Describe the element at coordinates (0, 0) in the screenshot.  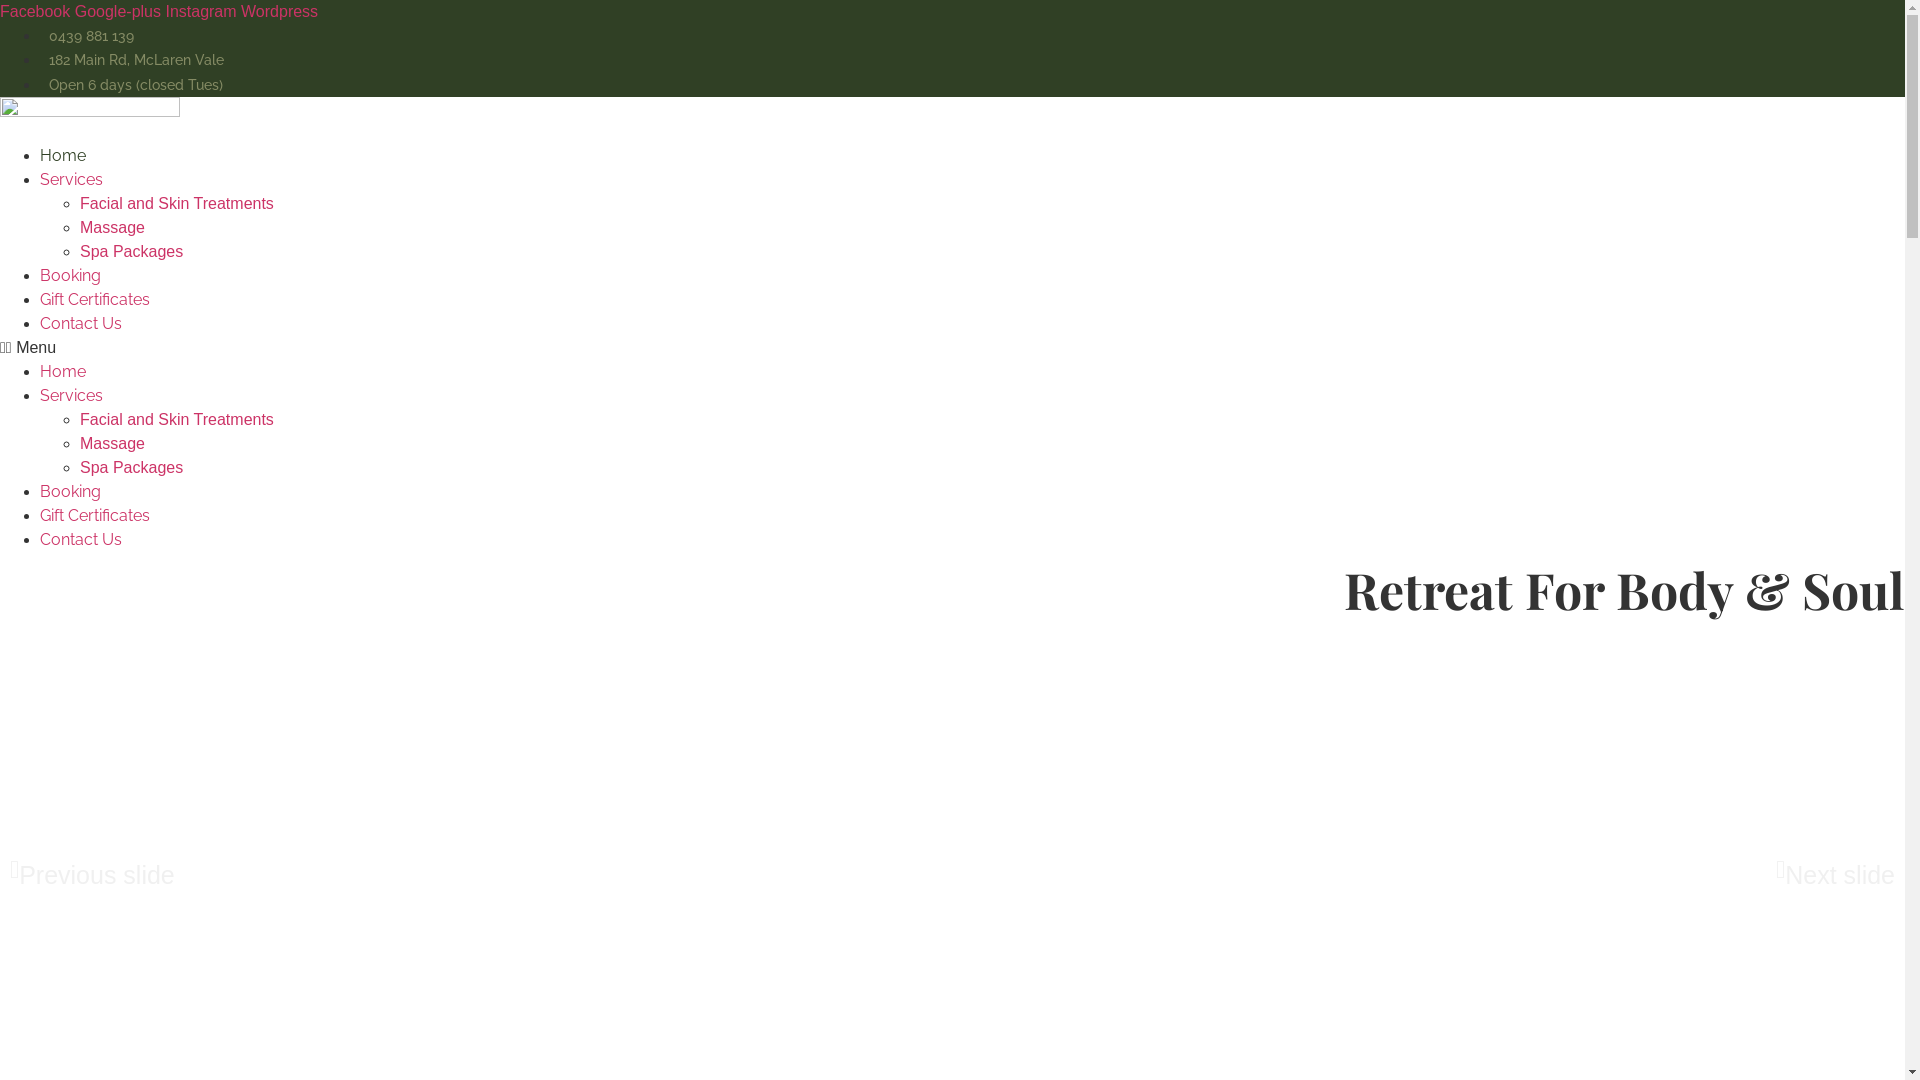
I see `'Skip to content'` at that location.